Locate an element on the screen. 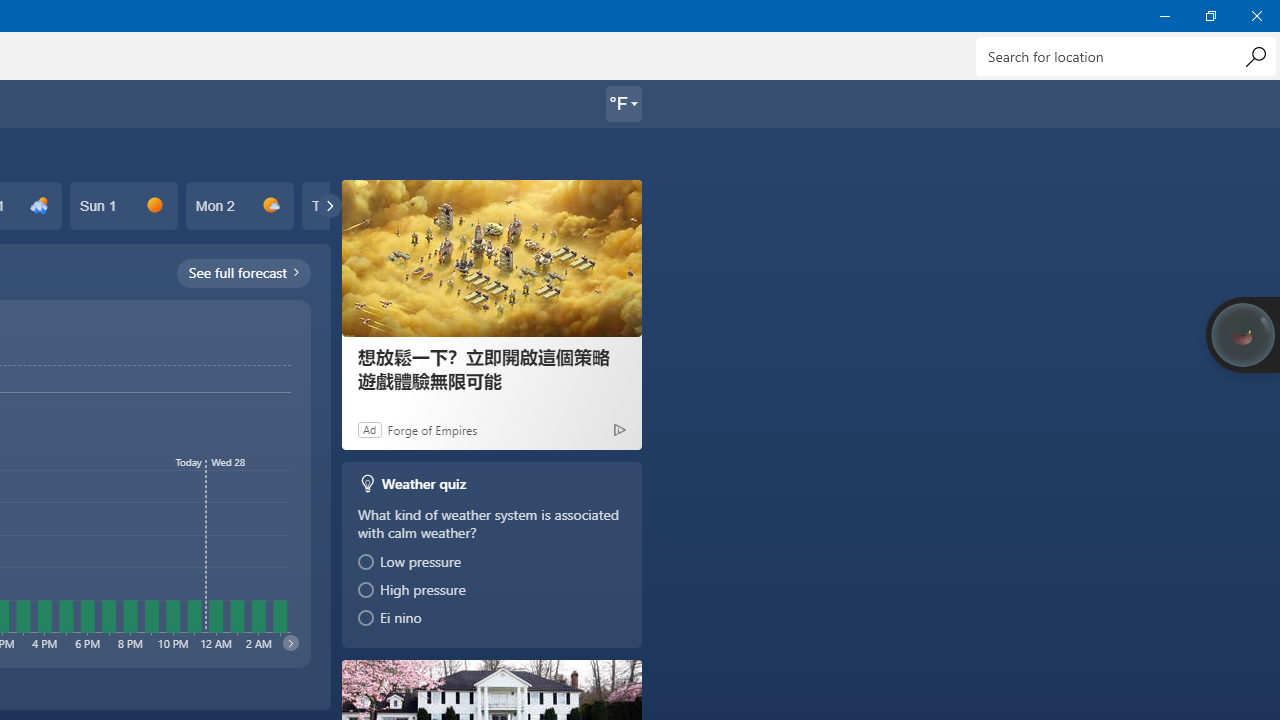 The height and width of the screenshot is (720, 1280). 'Search' is located at coordinates (1254, 55).